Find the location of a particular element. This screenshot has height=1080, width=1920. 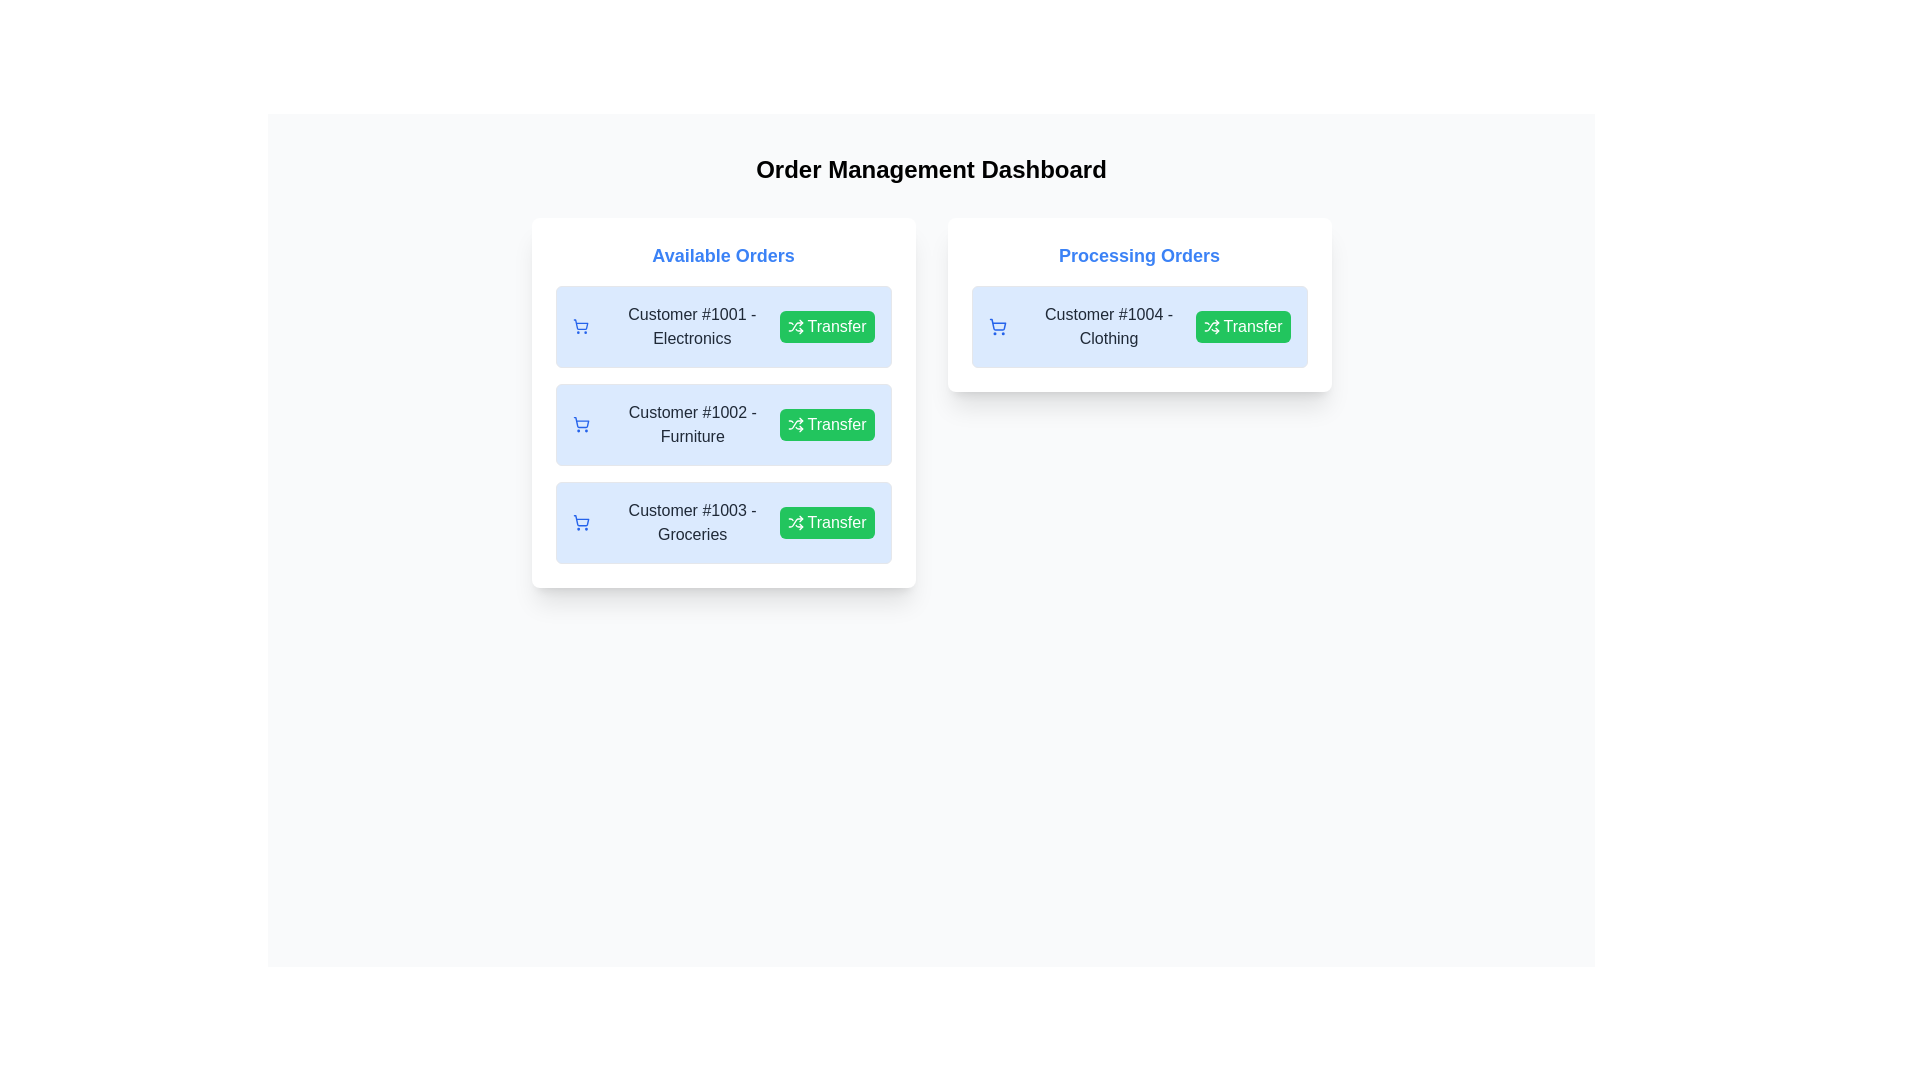

the shuffle icon located to the left of the 'Transfer' button, which features two overlapping curved arrows in a minimalistic design is located at coordinates (794, 423).